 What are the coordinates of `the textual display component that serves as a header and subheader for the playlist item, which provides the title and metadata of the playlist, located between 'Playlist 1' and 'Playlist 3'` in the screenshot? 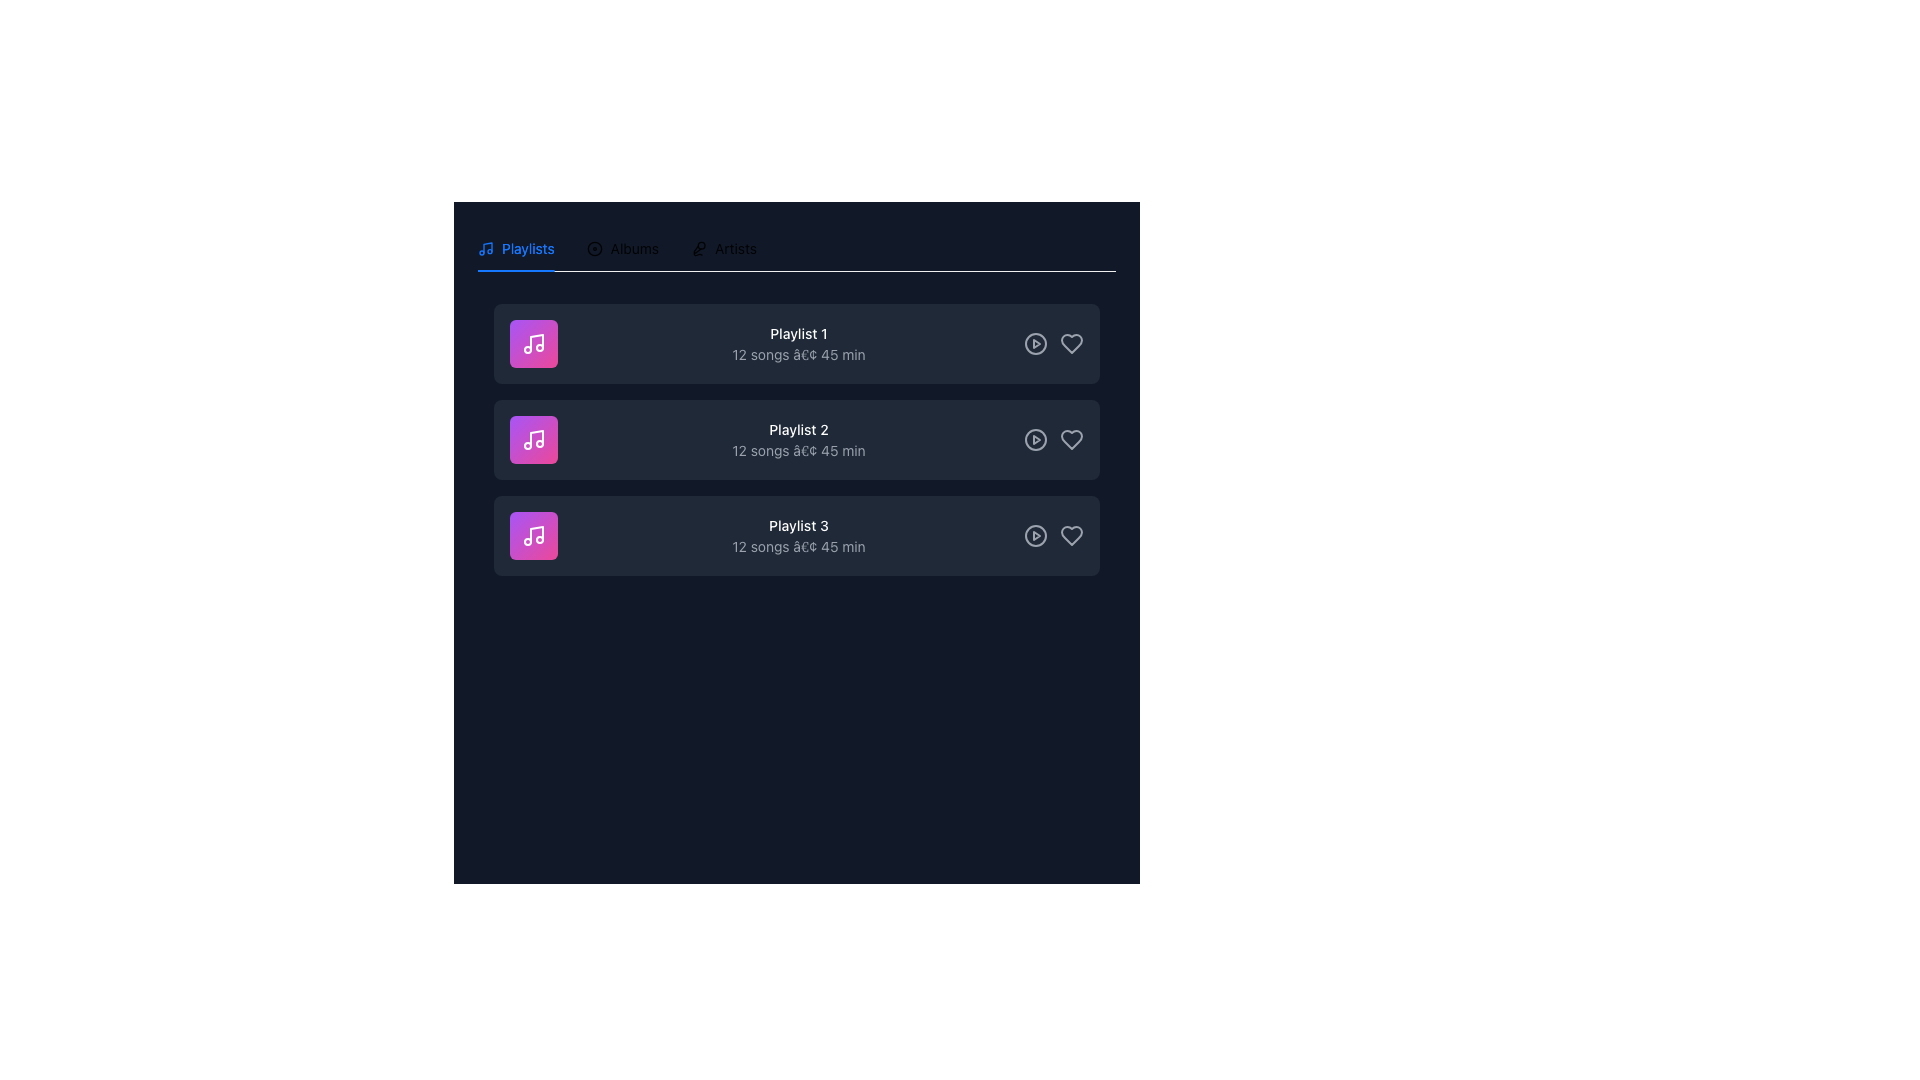 It's located at (797, 438).